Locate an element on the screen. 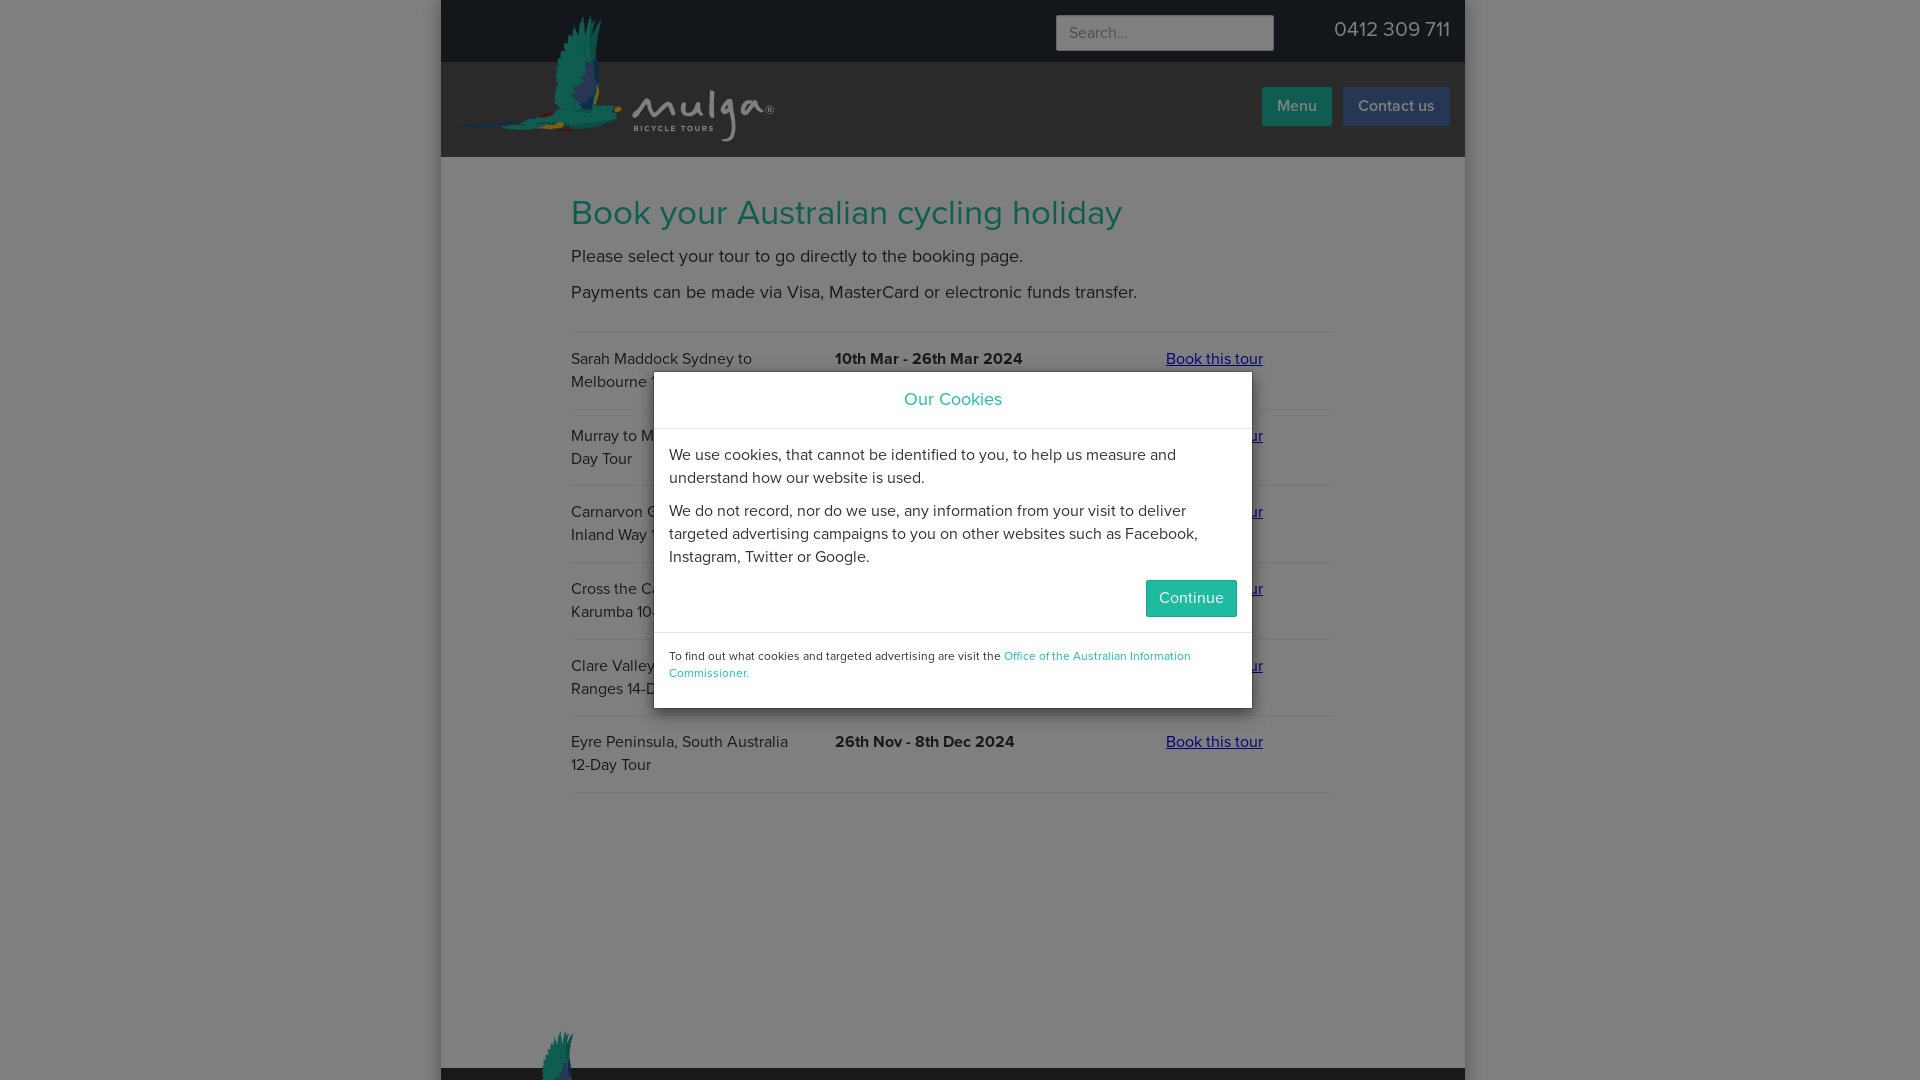 This screenshot has width=1920, height=1080. 'Contact us' is located at coordinates (1394, 106).